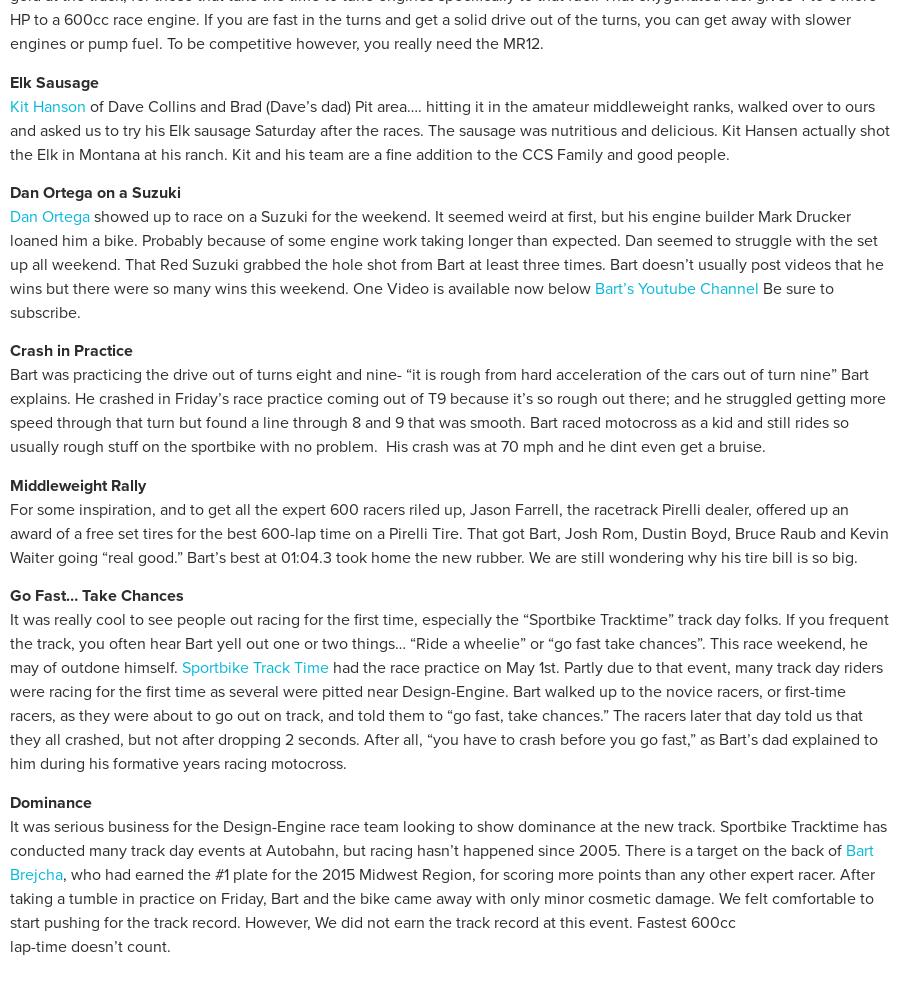 The width and height of the screenshot is (900, 998). What do you see at coordinates (8, 860) in the screenshot?
I see `'Bart Brejcha'` at bounding box center [8, 860].